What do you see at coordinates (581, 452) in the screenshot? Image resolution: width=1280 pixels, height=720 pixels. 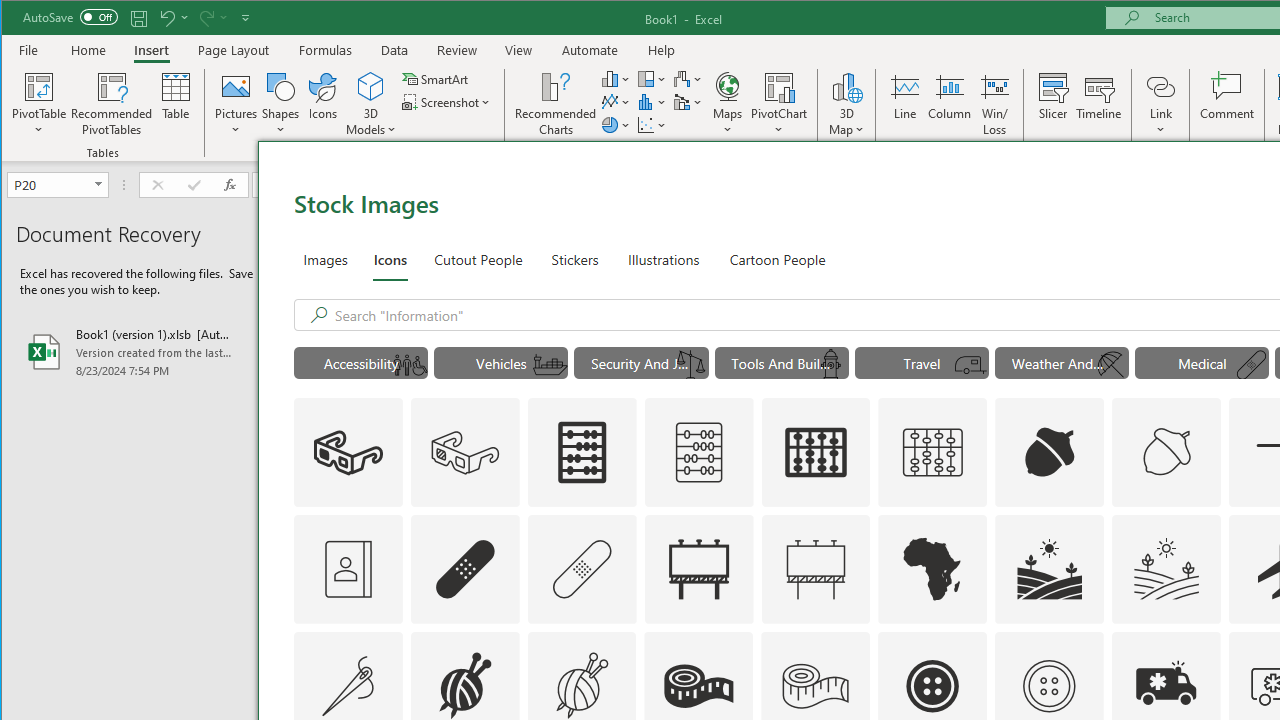 I see `'AutomationID: Icons_Abacus'` at bounding box center [581, 452].